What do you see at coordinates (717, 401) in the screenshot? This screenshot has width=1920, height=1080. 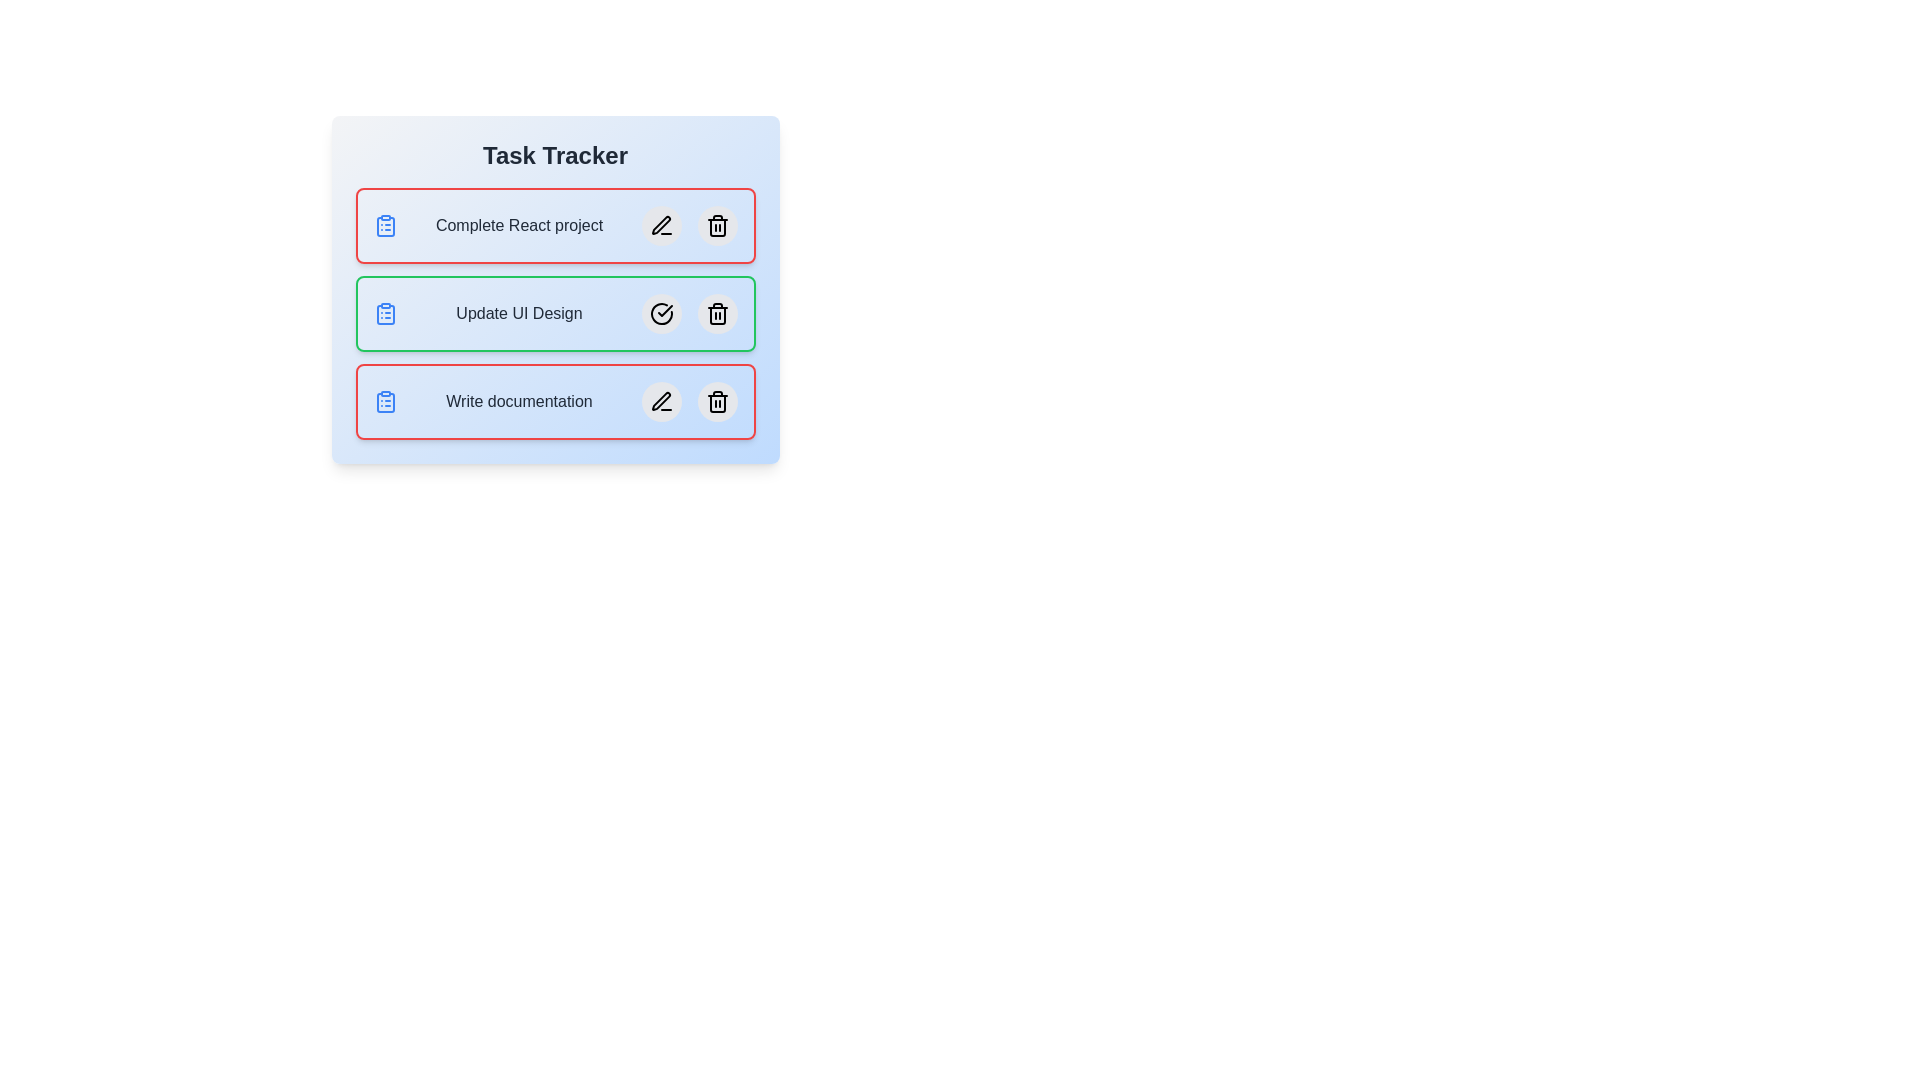 I see `the delete button for the task named Write documentation` at bounding box center [717, 401].